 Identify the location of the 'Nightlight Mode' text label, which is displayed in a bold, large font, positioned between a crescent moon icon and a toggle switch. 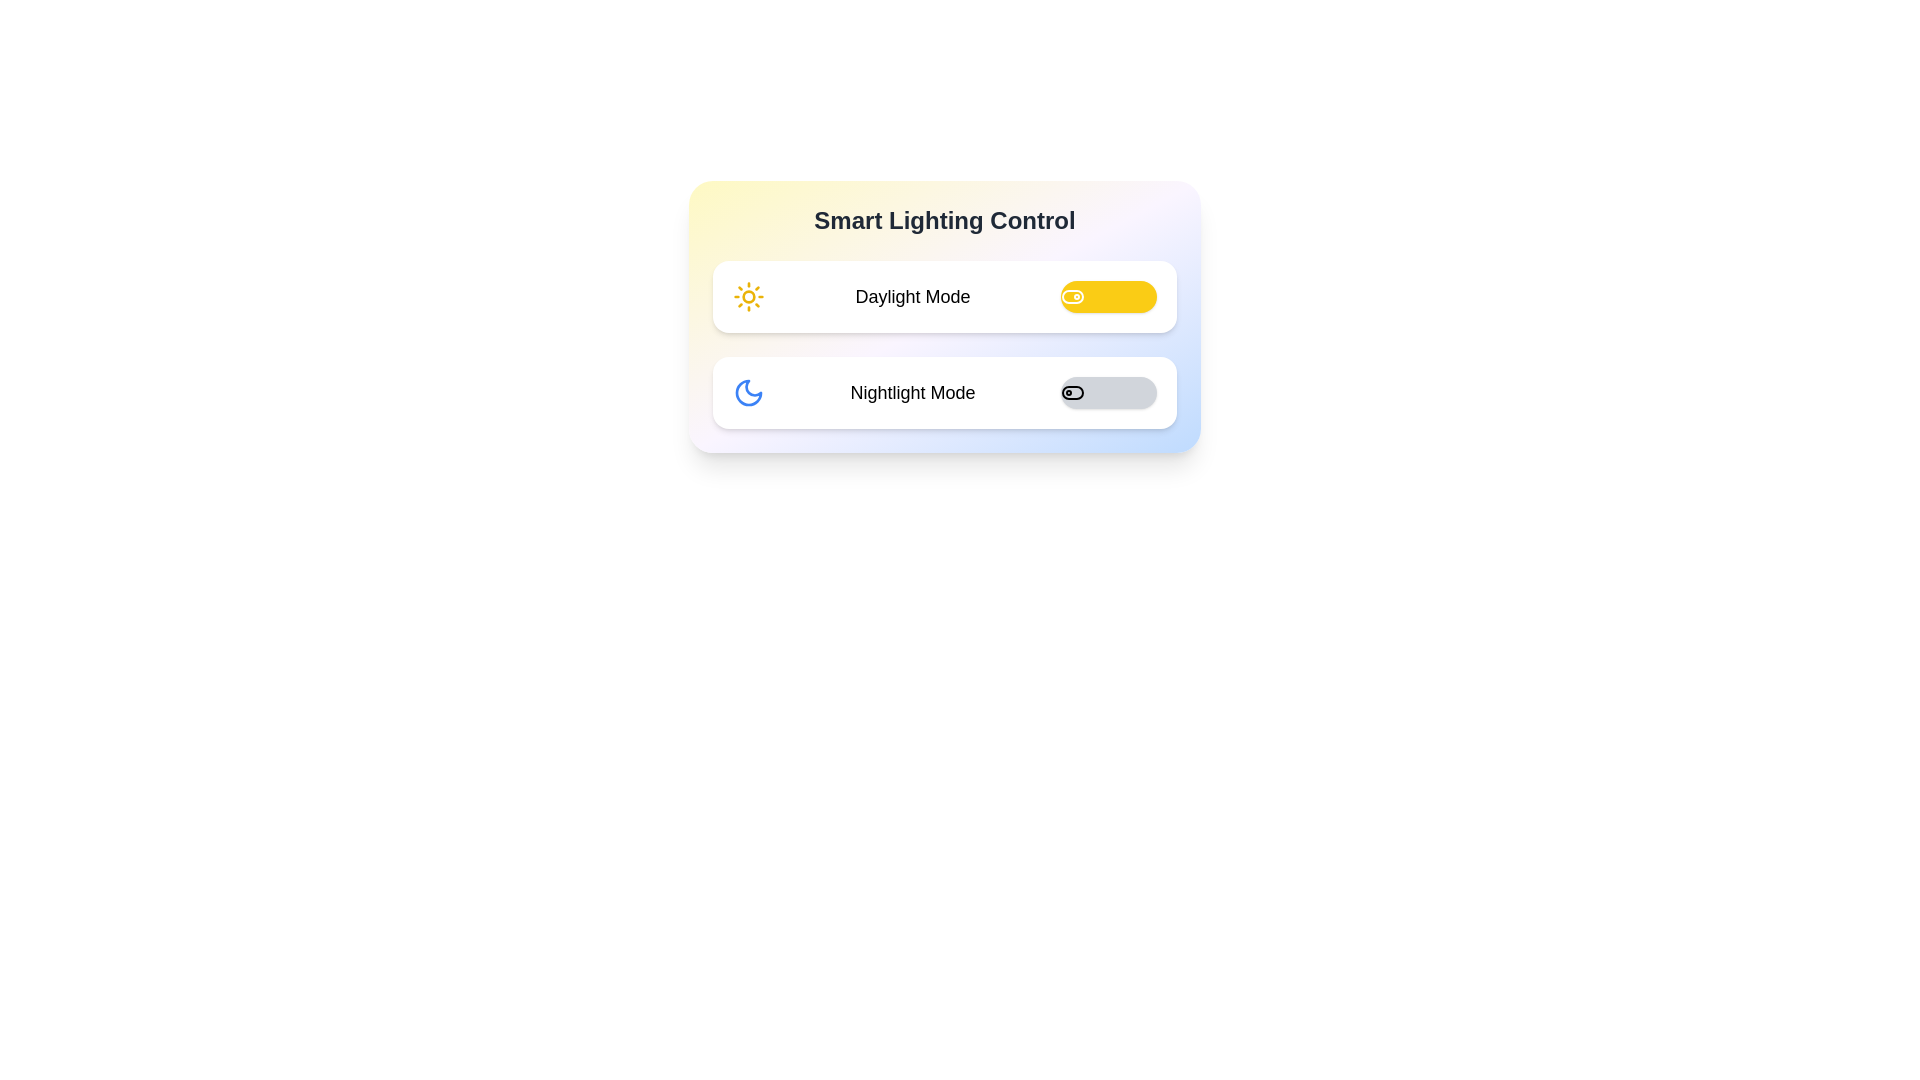
(911, 393).